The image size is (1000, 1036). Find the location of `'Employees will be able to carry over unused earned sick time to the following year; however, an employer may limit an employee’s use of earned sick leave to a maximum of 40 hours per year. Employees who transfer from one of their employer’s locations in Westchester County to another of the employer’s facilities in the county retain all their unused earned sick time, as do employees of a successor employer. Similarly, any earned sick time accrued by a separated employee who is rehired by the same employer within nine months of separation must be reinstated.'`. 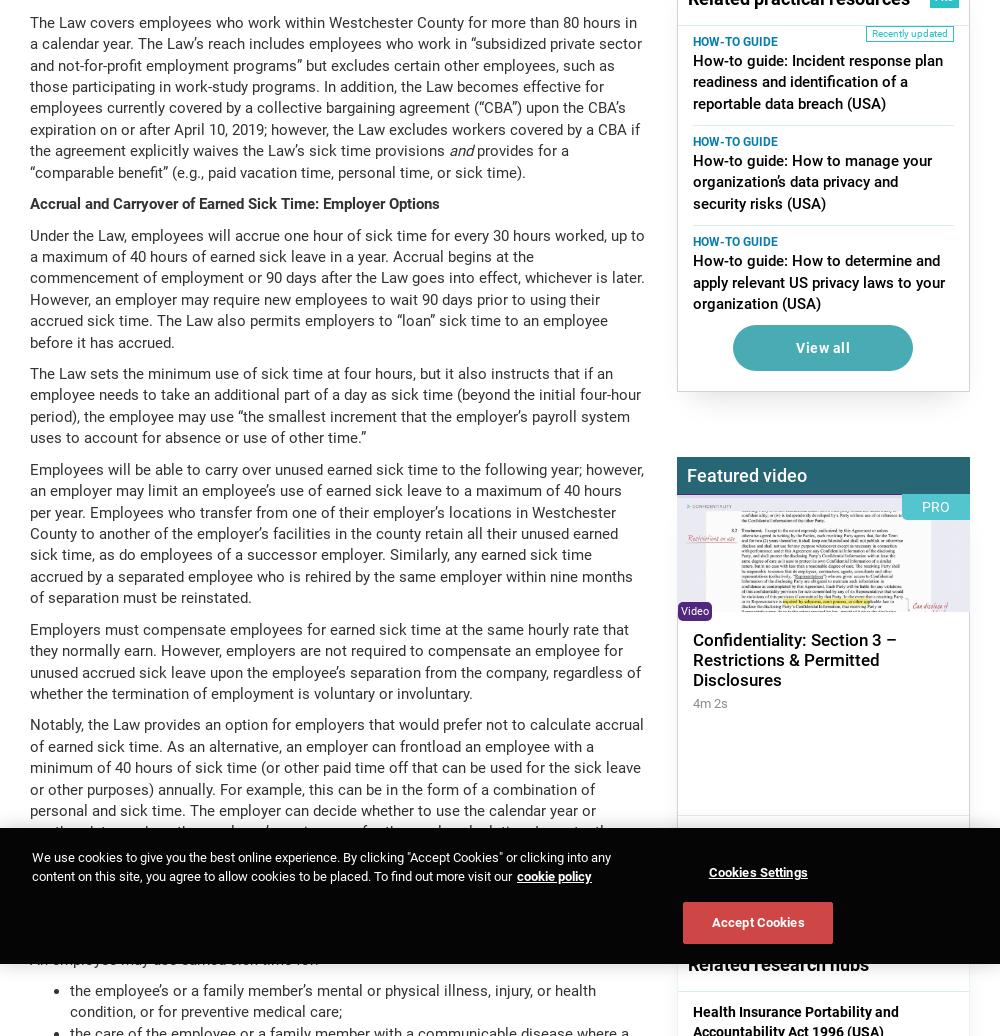

'Employees will be able to carry over unused earned sick time to the following year; however, an employer may limit an employee’s use of earned sick leave to a maximum of 40 hours per year. Employees who transfer from one of their employer’s locations in Westchester County to another of the employer’s facilities in the county retain all their unused earned sick time, as do employees of a successor employer. Similarly, any earned sick time accrued by a separated employee who is rehired by the same employer within nine months of separation must be reinstated.' is located at coordinates (336, 533).